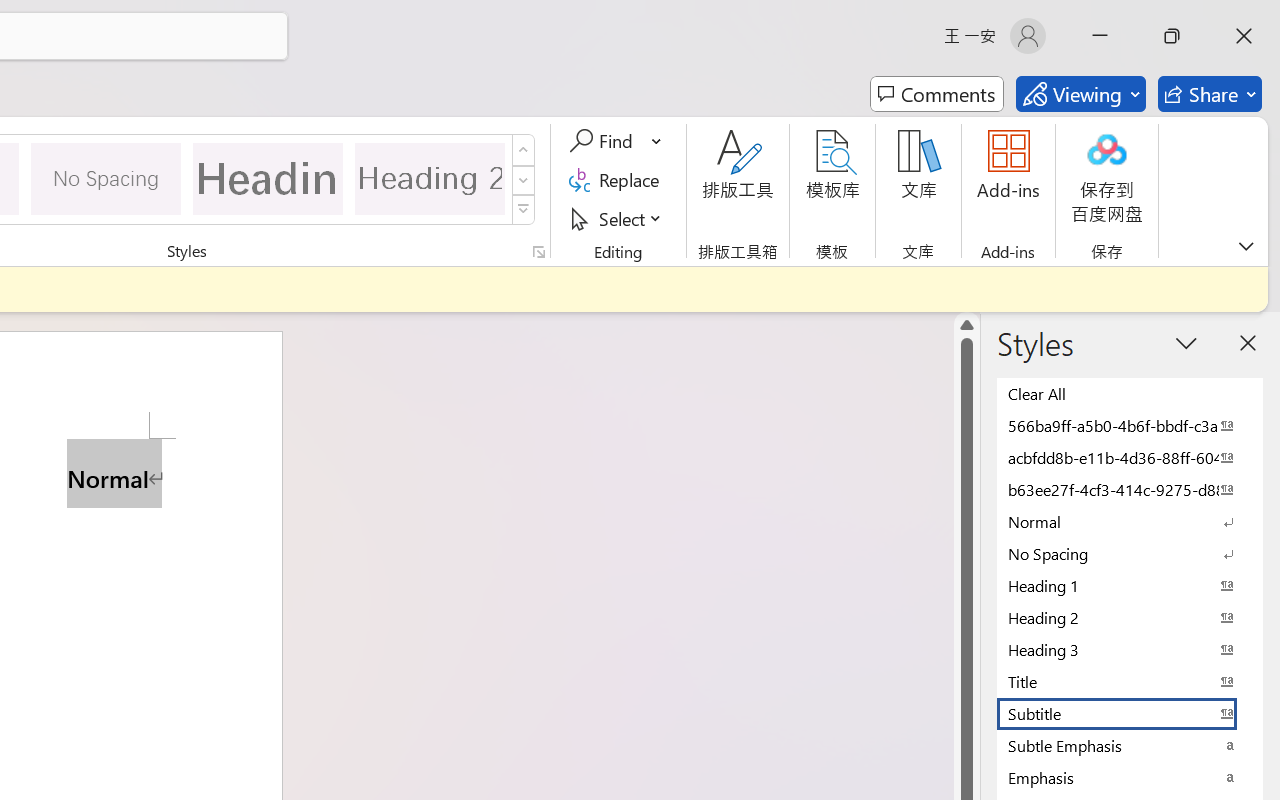 The height and width of the screenshot is (800, 1280). Describe the element at coordinates (1130, 489) in the screenshot. I see `'b63ee27f-4cf3-414c-9275-d88e3f90795e'` at that location.